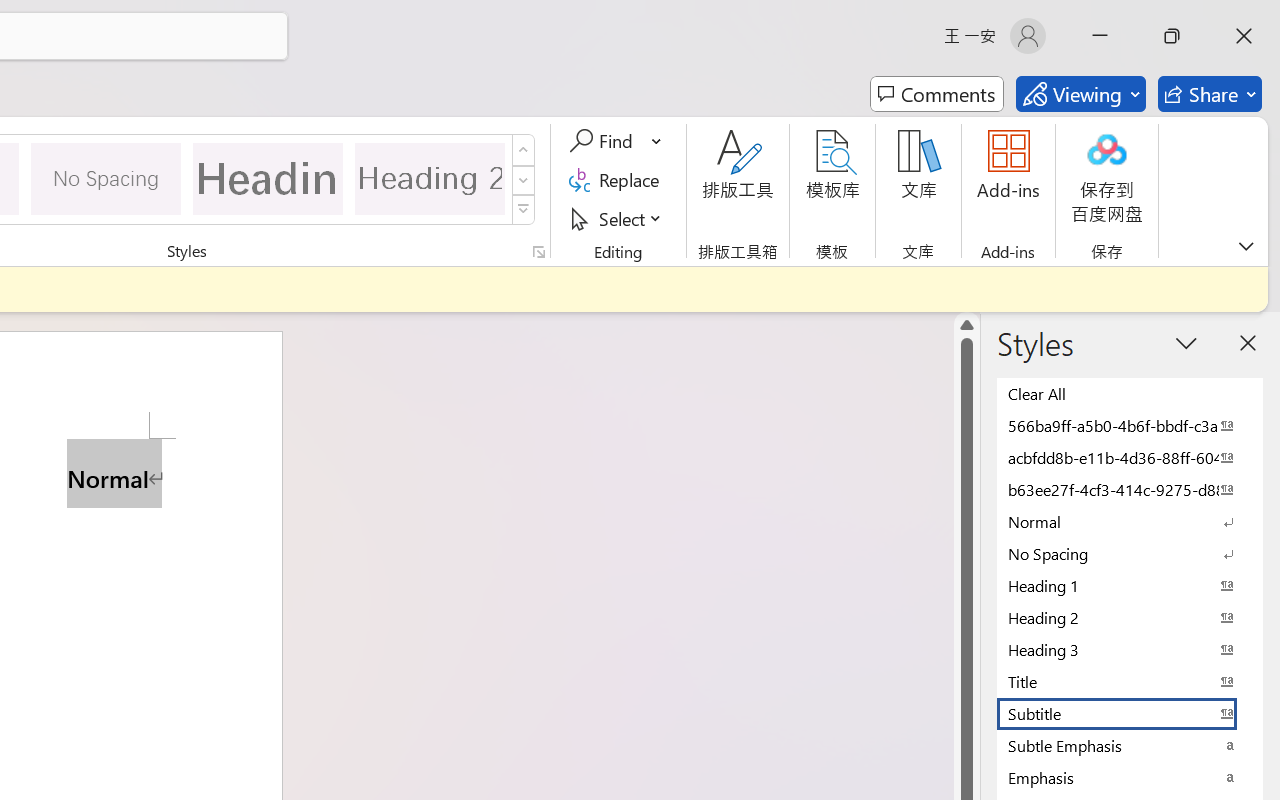 The height and width of the screenshot is (800, 1280). Describe the element at coordinates (1130, 489) in the screenshot. I see `'b63ee27f-4cf3-414c-9275-d88e3f90795e'` at that location.